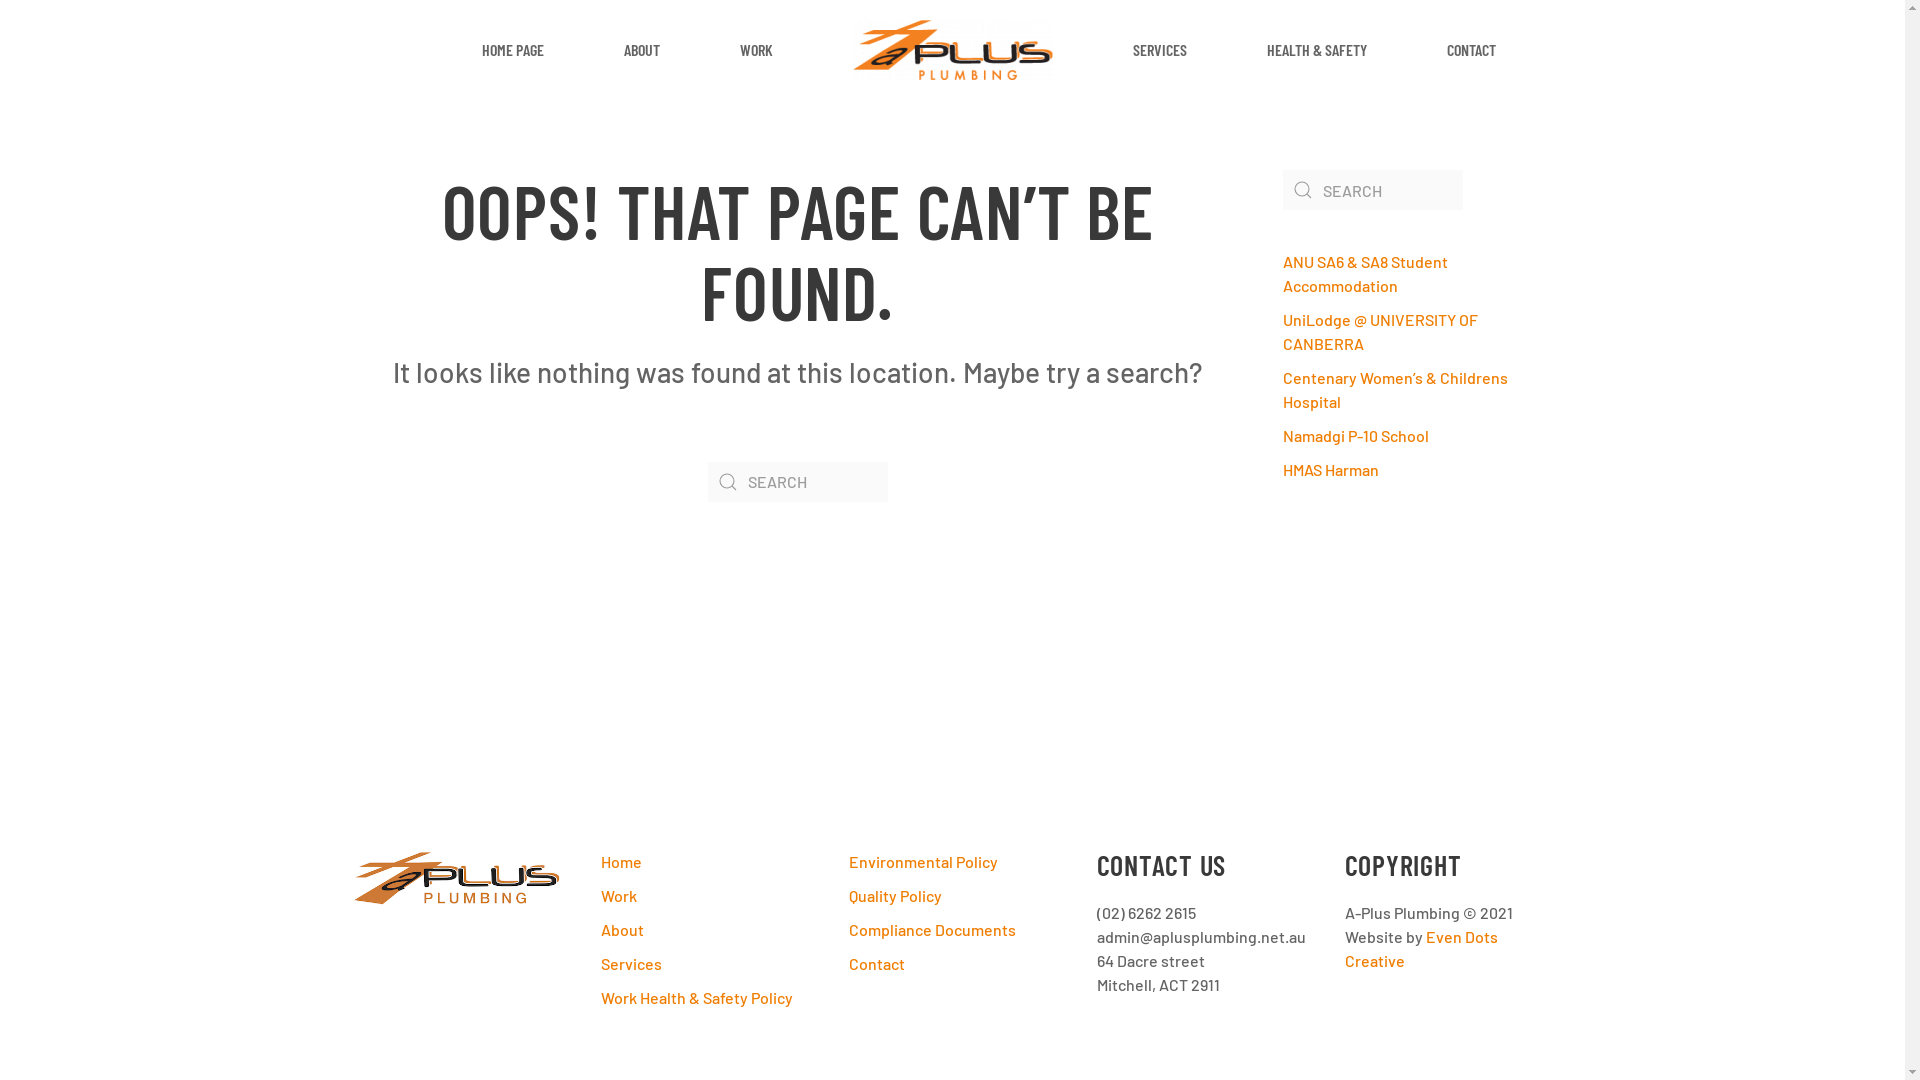 This screenshot has height=1080, width=1920. I want to click on 'WORK', so click(700, 49).